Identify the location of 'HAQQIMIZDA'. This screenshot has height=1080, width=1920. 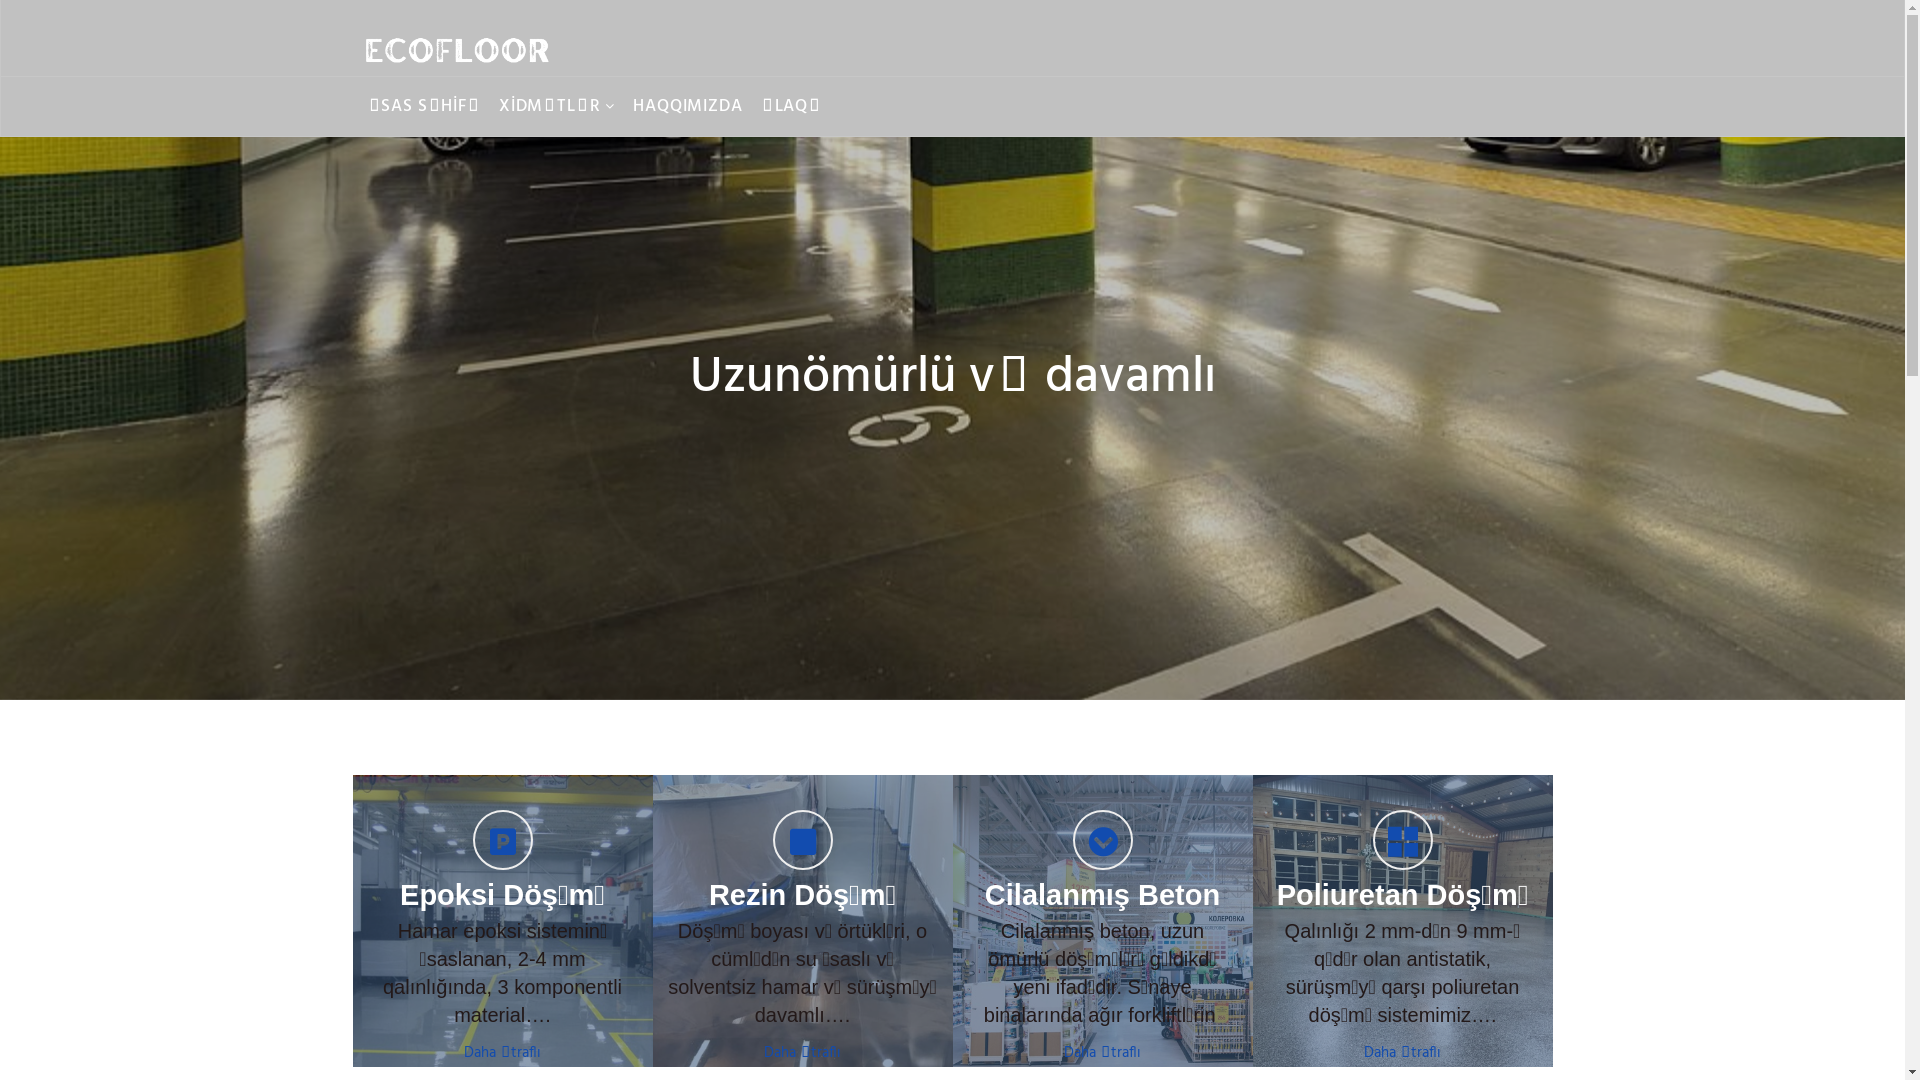
(687, 107).